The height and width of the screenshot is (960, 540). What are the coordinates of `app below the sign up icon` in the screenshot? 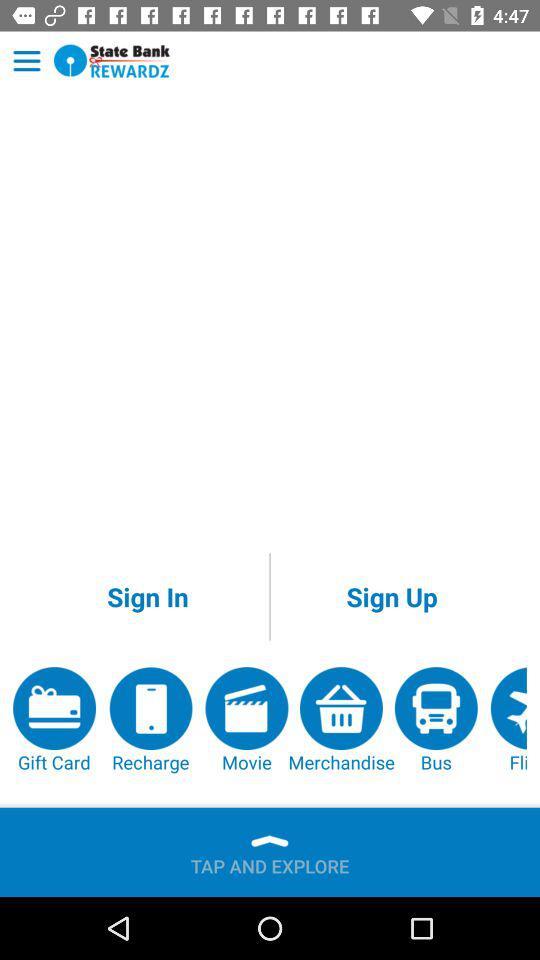 It's located at (435, 720).